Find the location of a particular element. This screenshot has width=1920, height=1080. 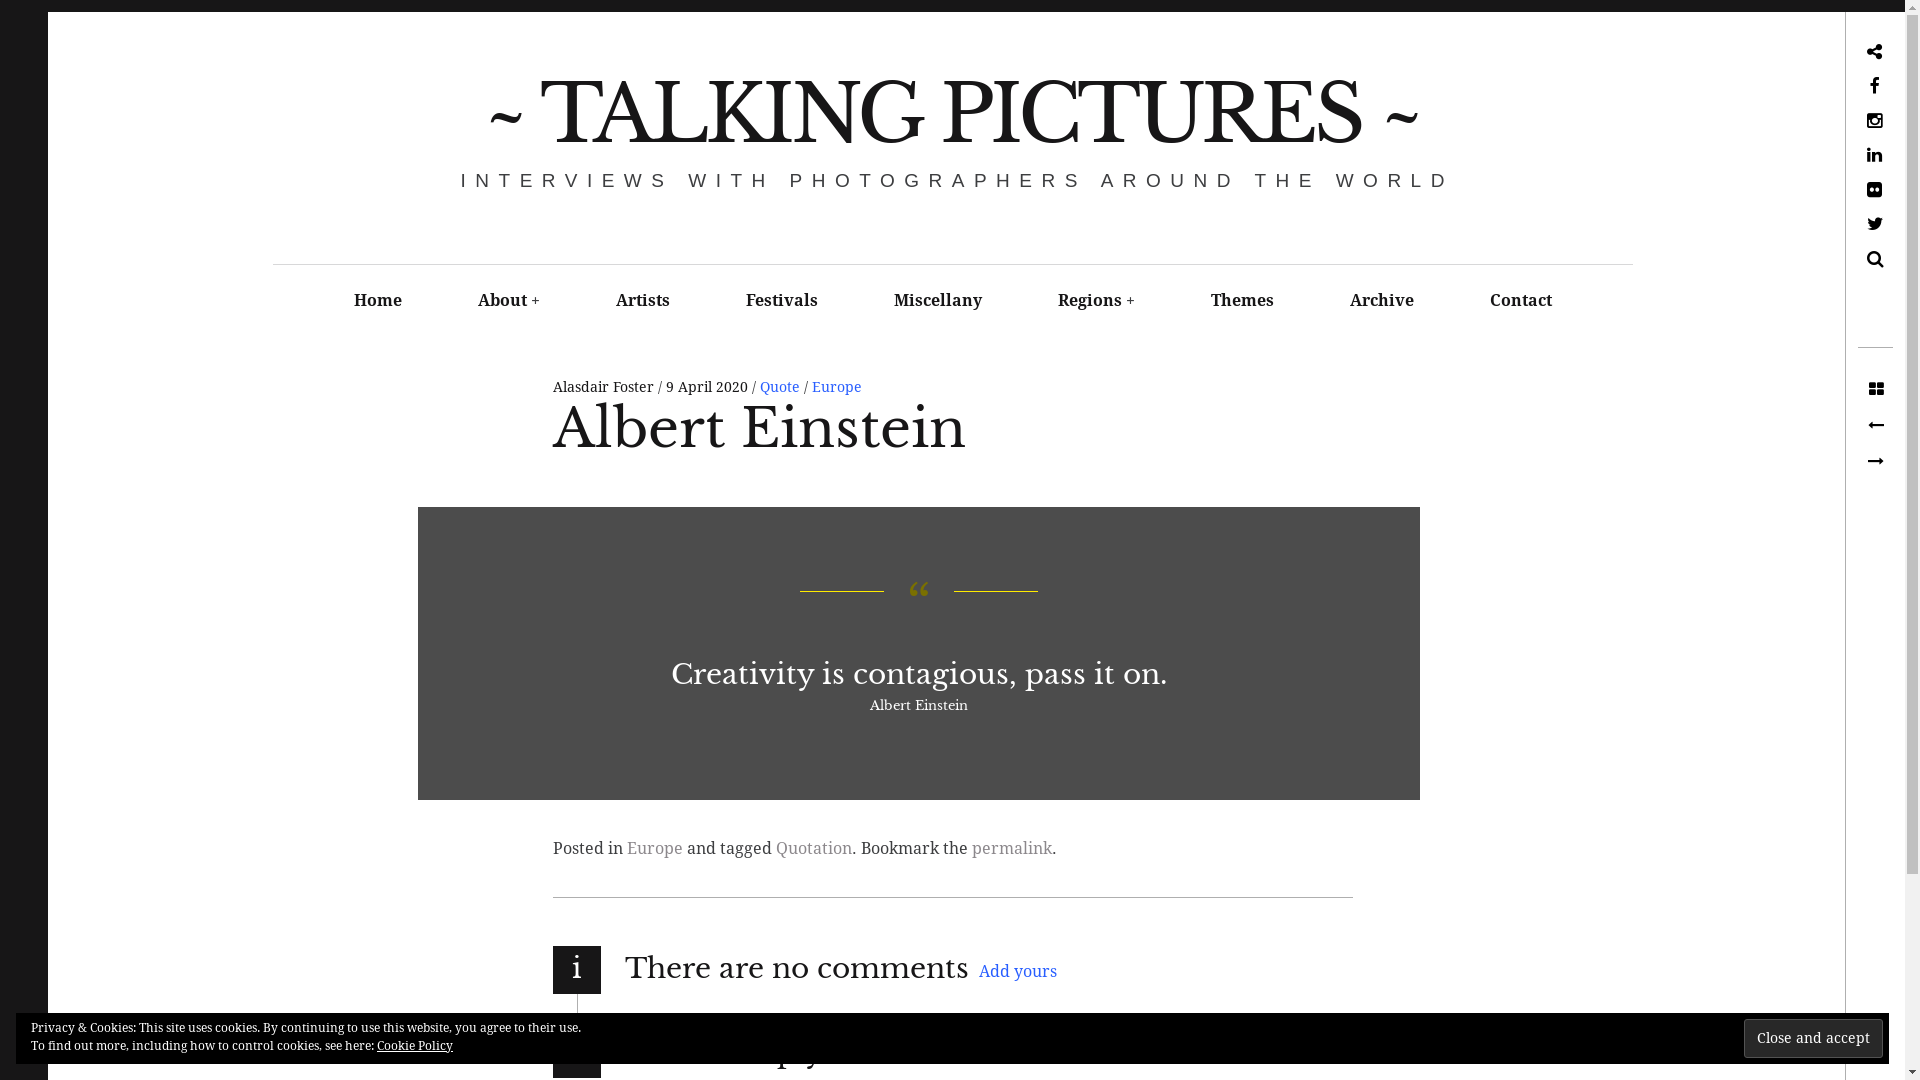

'Instagram' is located at coordinates (1804, 121).